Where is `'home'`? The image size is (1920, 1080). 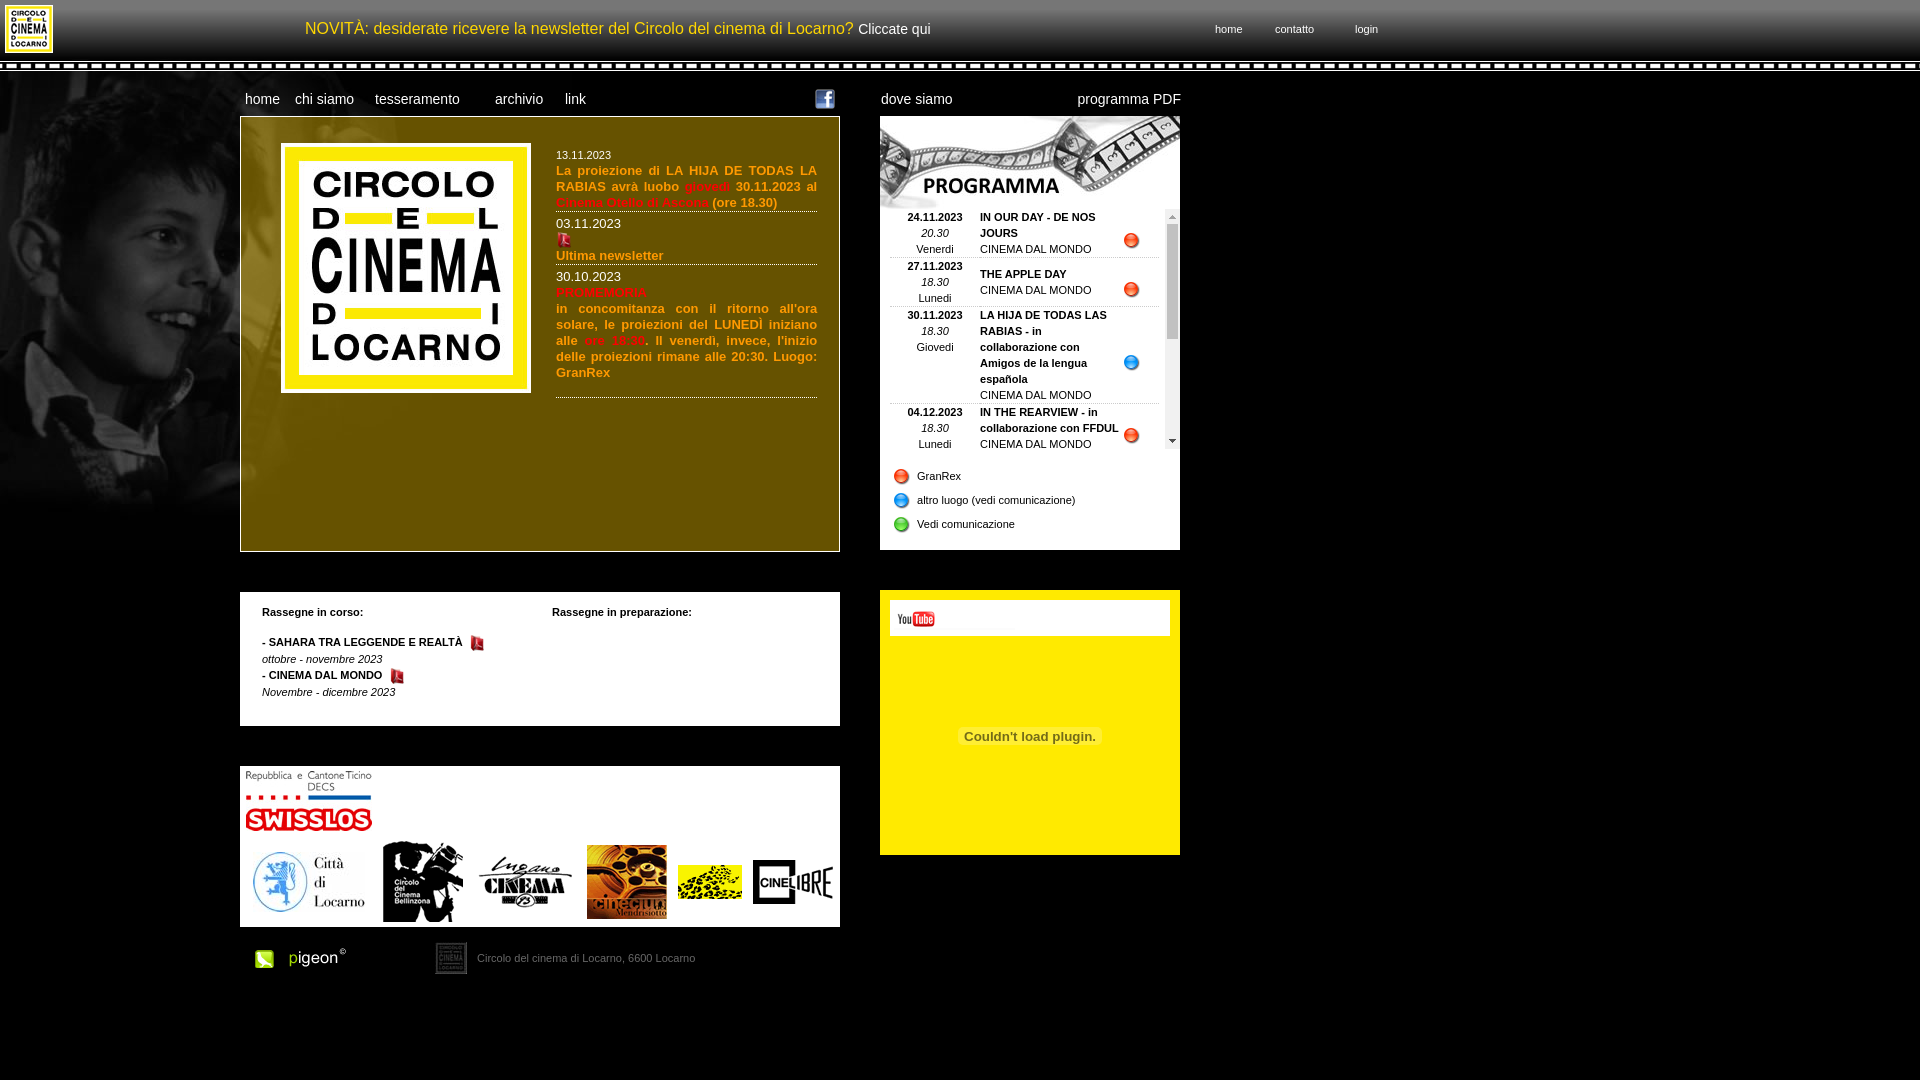
'home' is located at coordinates (261, 97).